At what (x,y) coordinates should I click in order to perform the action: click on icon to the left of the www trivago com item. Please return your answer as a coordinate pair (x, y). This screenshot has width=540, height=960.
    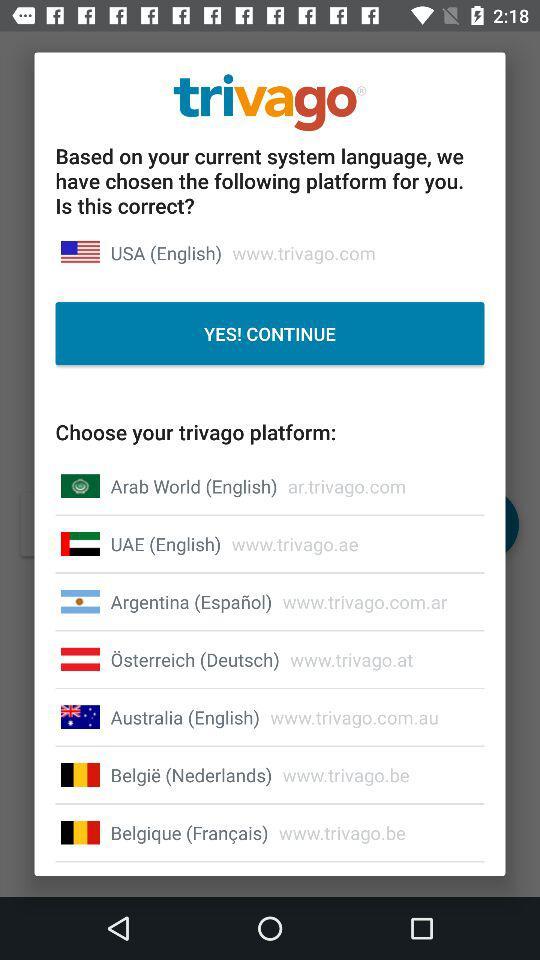
    Looking at the image, I should click on (185, 717).